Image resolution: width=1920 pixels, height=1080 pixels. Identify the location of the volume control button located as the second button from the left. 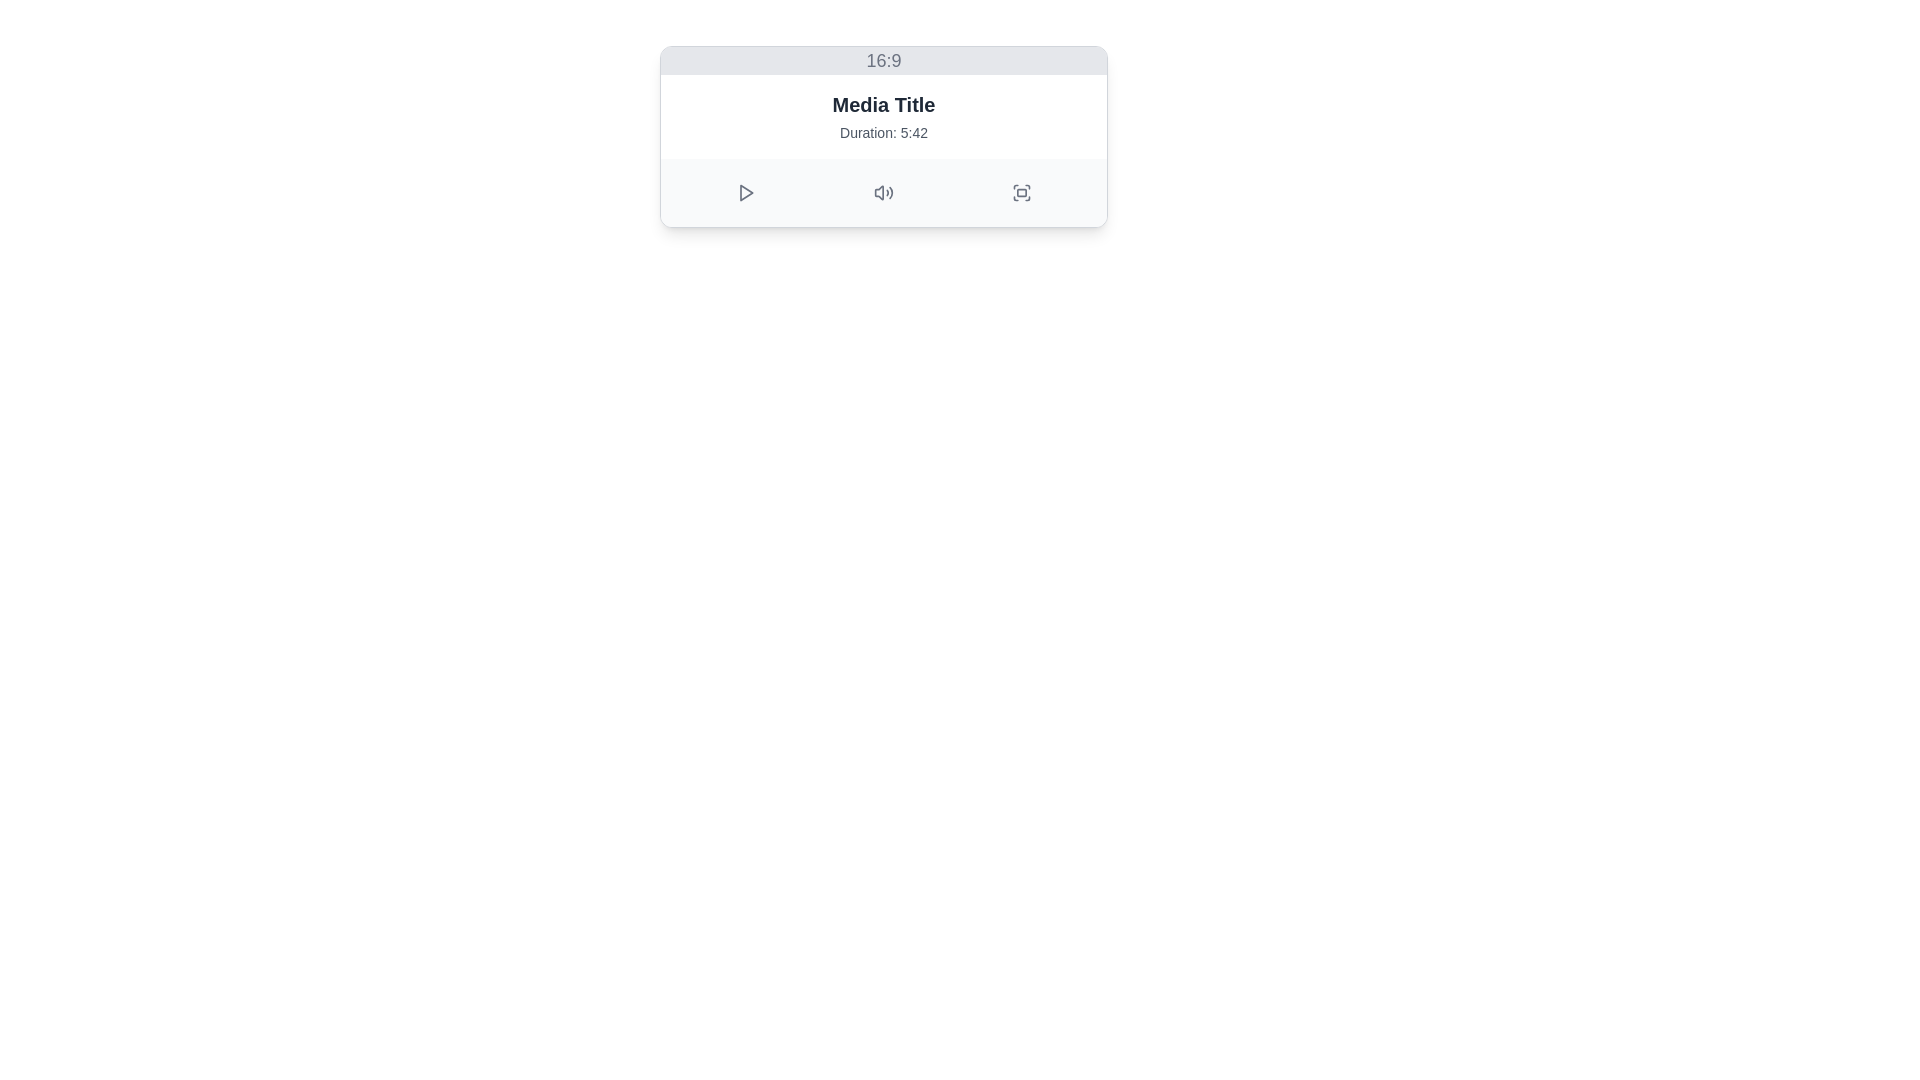
(882, 192).